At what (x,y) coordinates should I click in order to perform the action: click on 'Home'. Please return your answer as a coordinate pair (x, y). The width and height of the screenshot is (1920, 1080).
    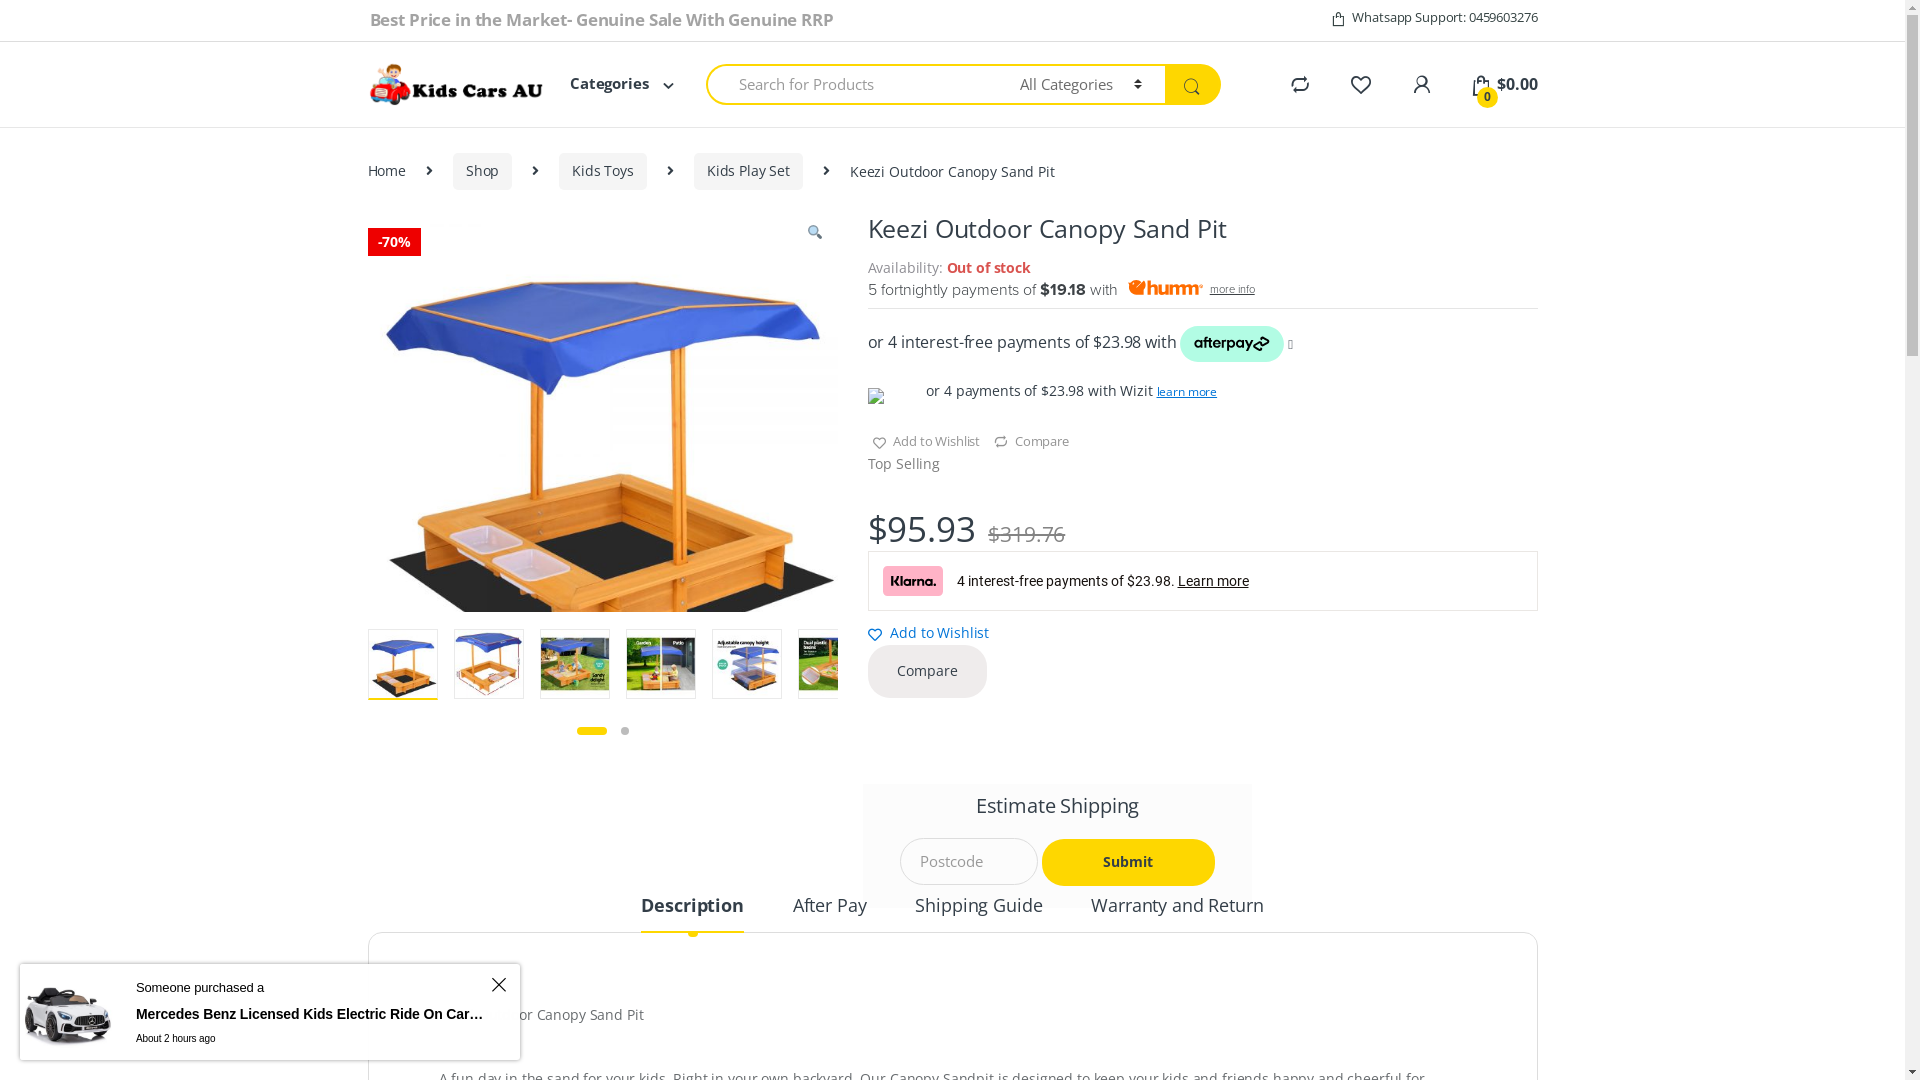
    Looking at the image, I should click on (387, 169).